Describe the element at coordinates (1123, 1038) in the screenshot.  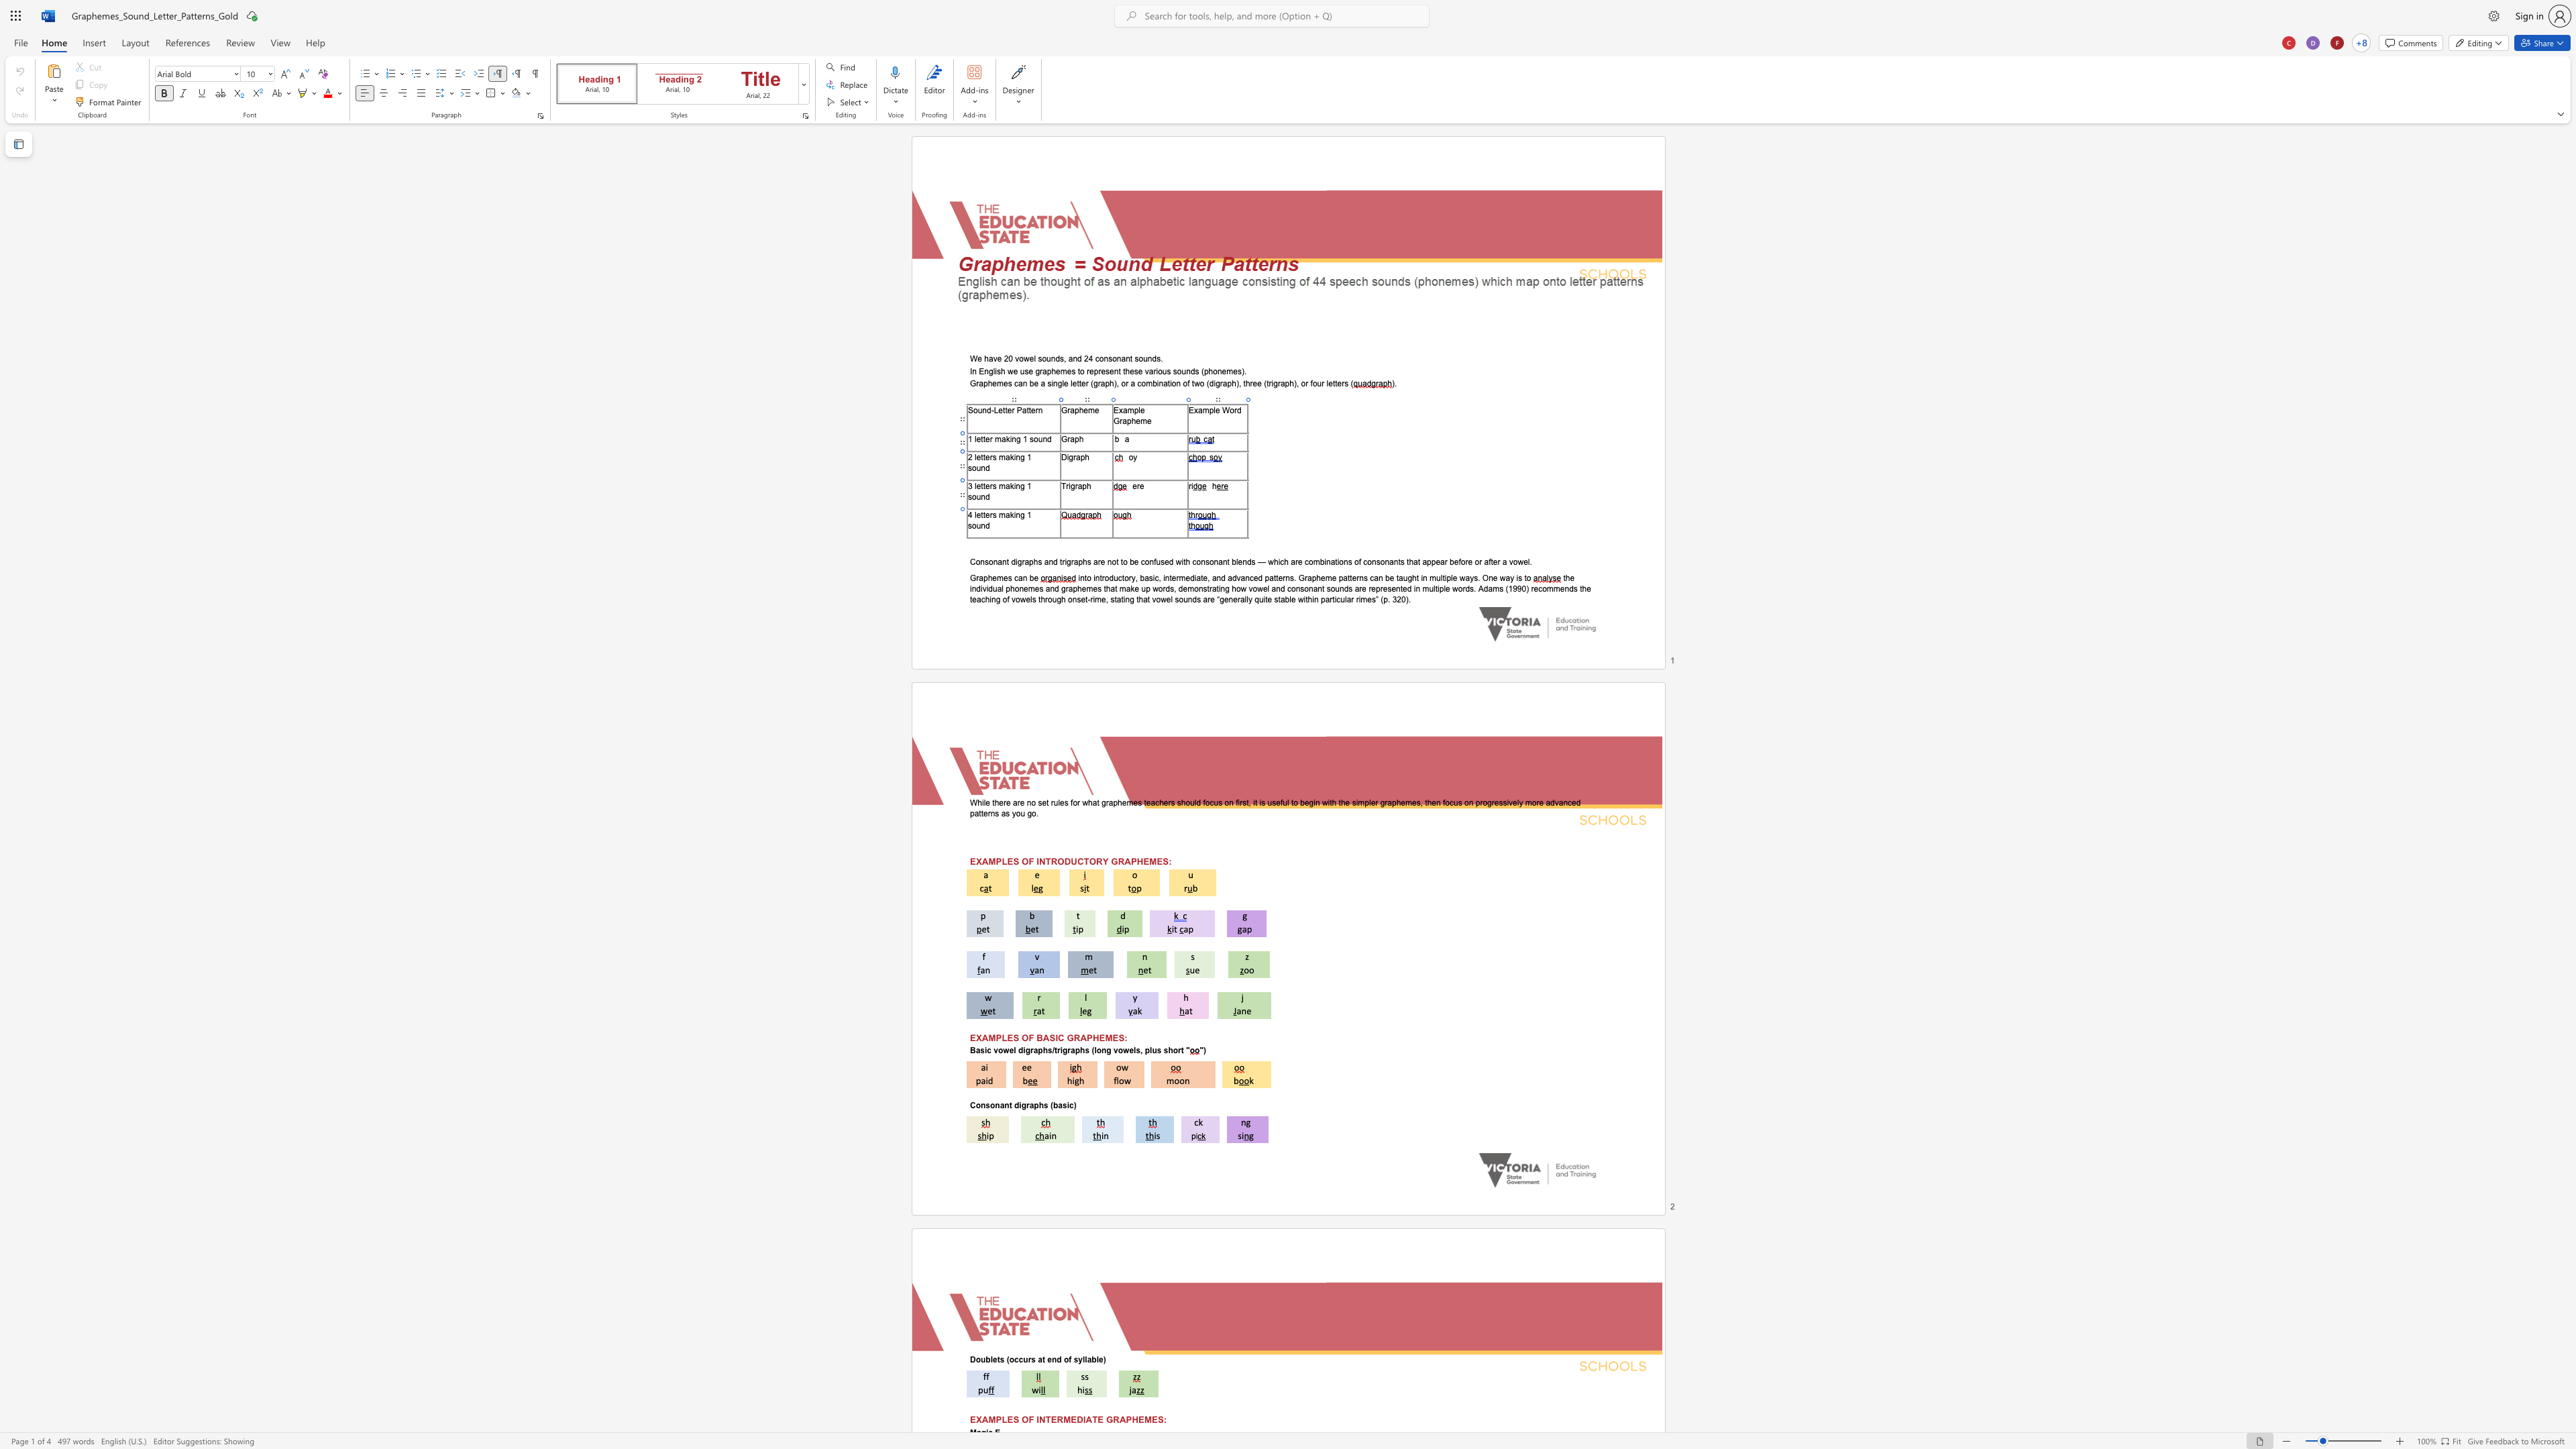
I see `the space between the continuous character "S" and ":" in the text` at that location.